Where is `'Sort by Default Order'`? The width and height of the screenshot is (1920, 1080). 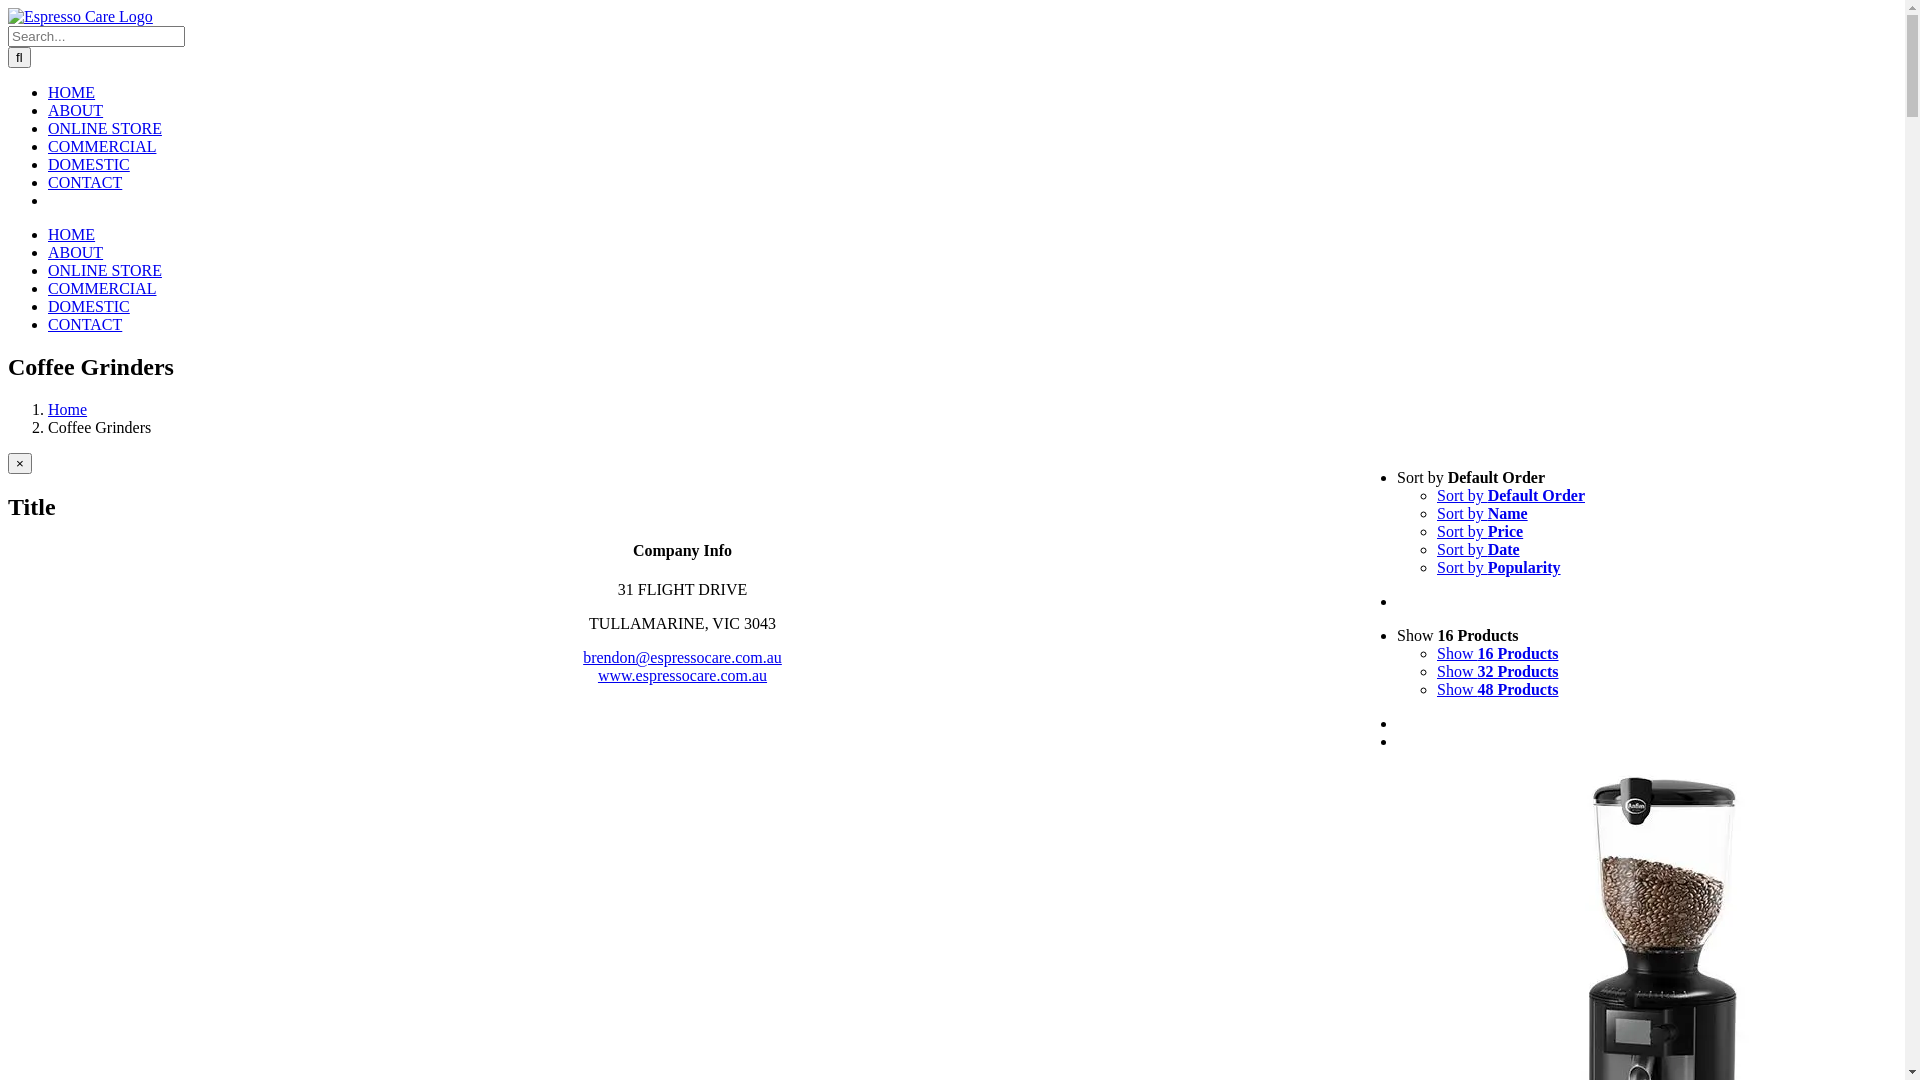
'Sort by Default Order' is located at coordinates (1470, 477).